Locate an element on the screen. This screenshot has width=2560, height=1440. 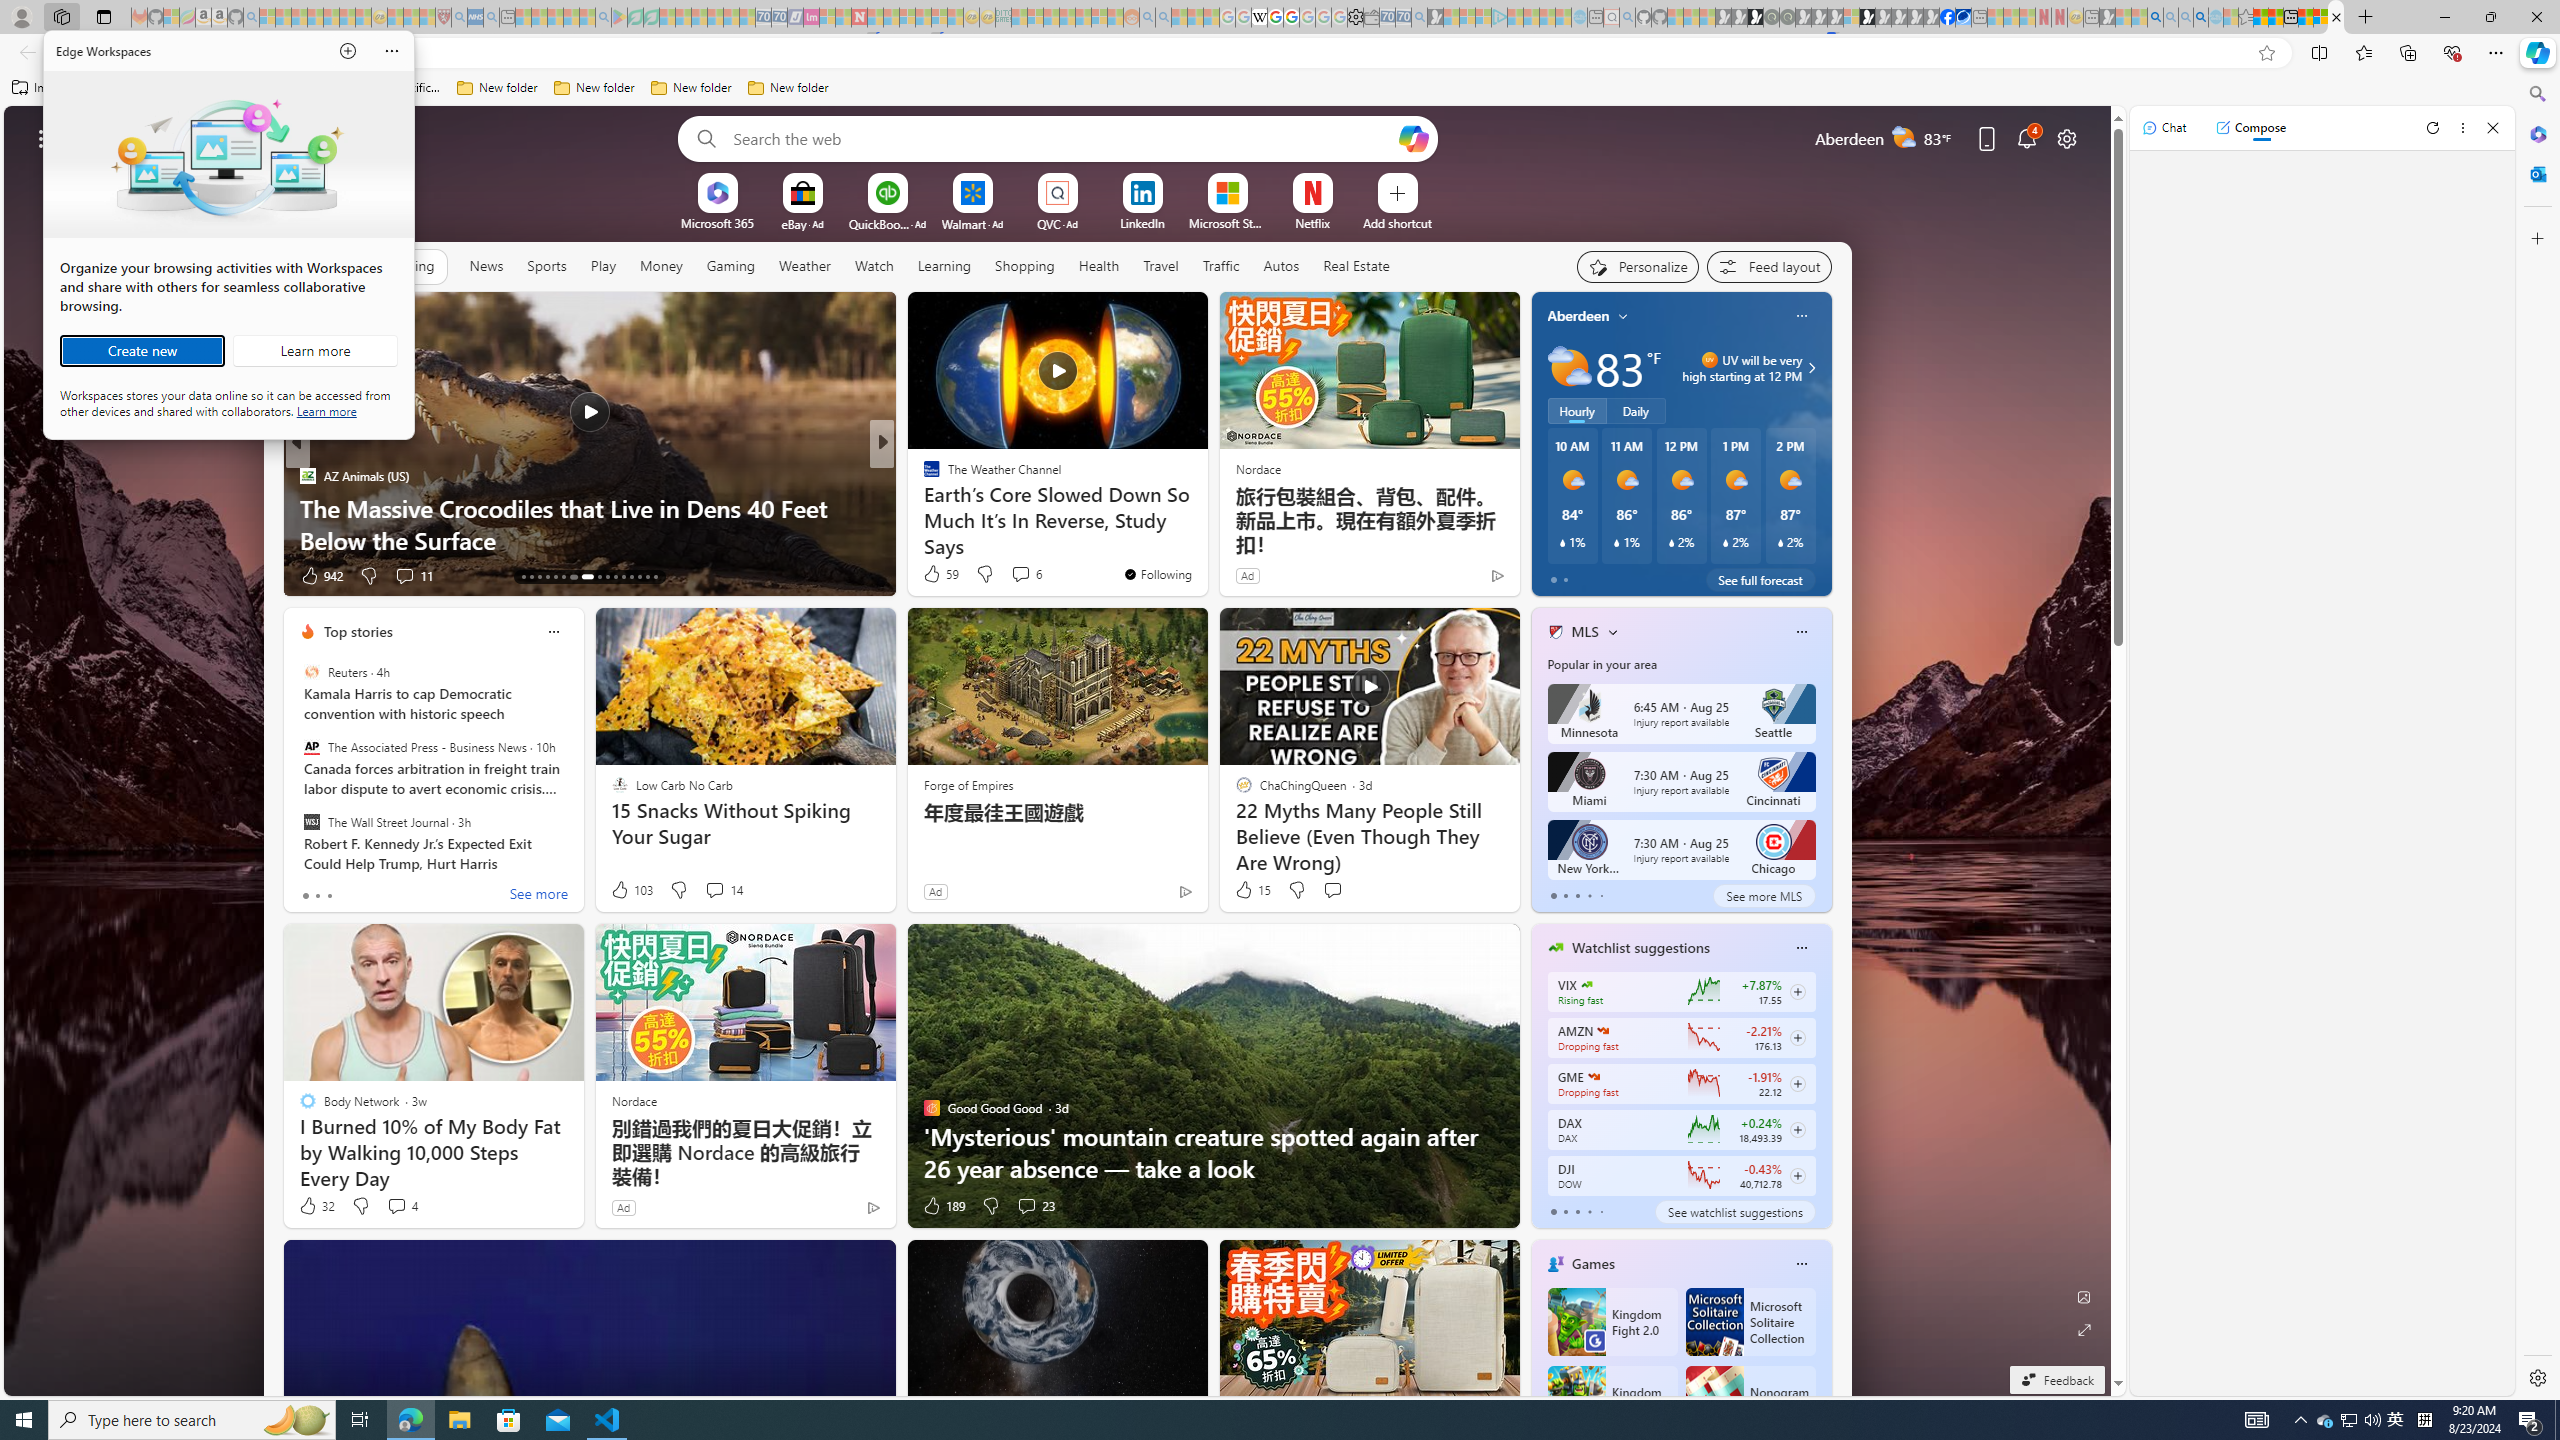
'Kingdom Fight 2.0' is located at coordinates (1610, 1321).